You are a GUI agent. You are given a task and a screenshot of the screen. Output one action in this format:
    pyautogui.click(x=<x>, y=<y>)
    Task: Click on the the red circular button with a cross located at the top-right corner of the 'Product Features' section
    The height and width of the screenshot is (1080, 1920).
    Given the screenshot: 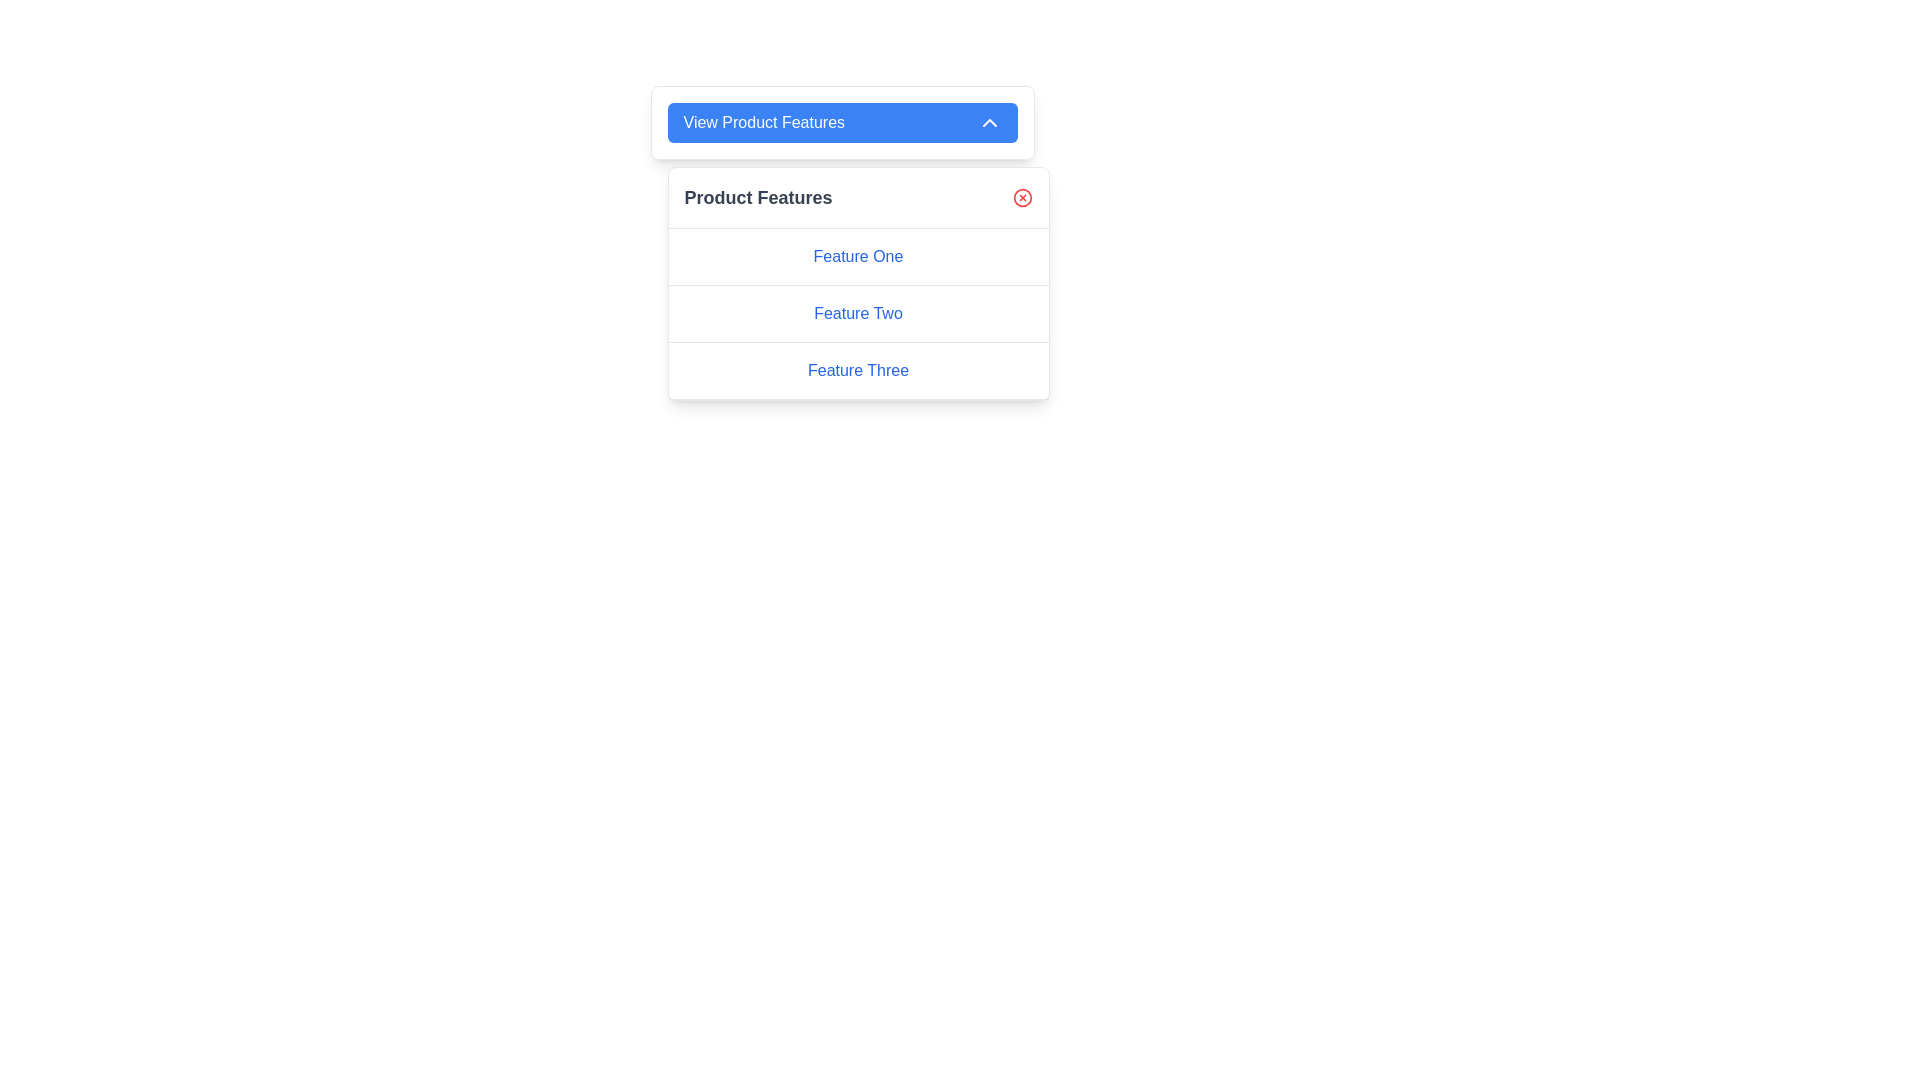 What is the action you would take?
    pyautogui.click(x=1022, y=197)
    